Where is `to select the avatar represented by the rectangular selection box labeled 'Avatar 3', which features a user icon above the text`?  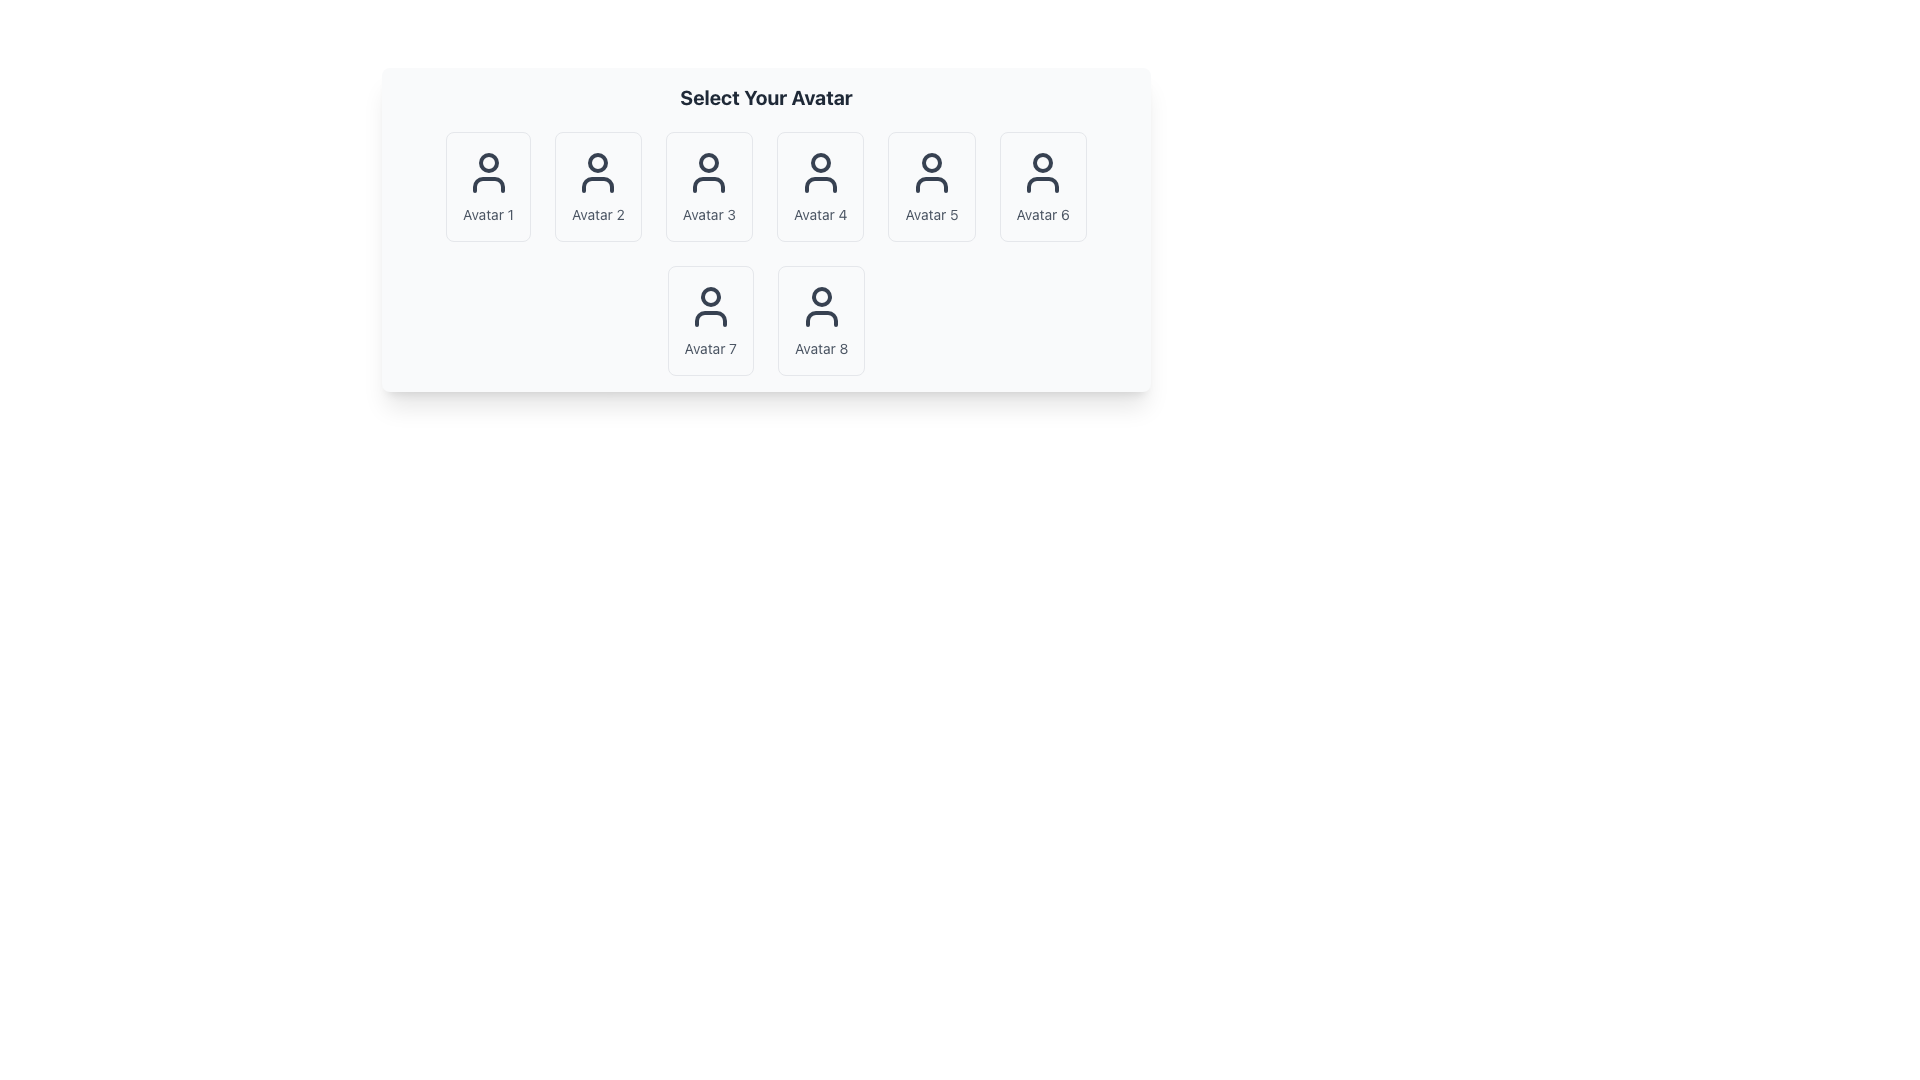
to select the avatar represented by the rectangular selection box labeled 'Avatar 3', which features a user icon above the text is located at coordinates (709, 186).